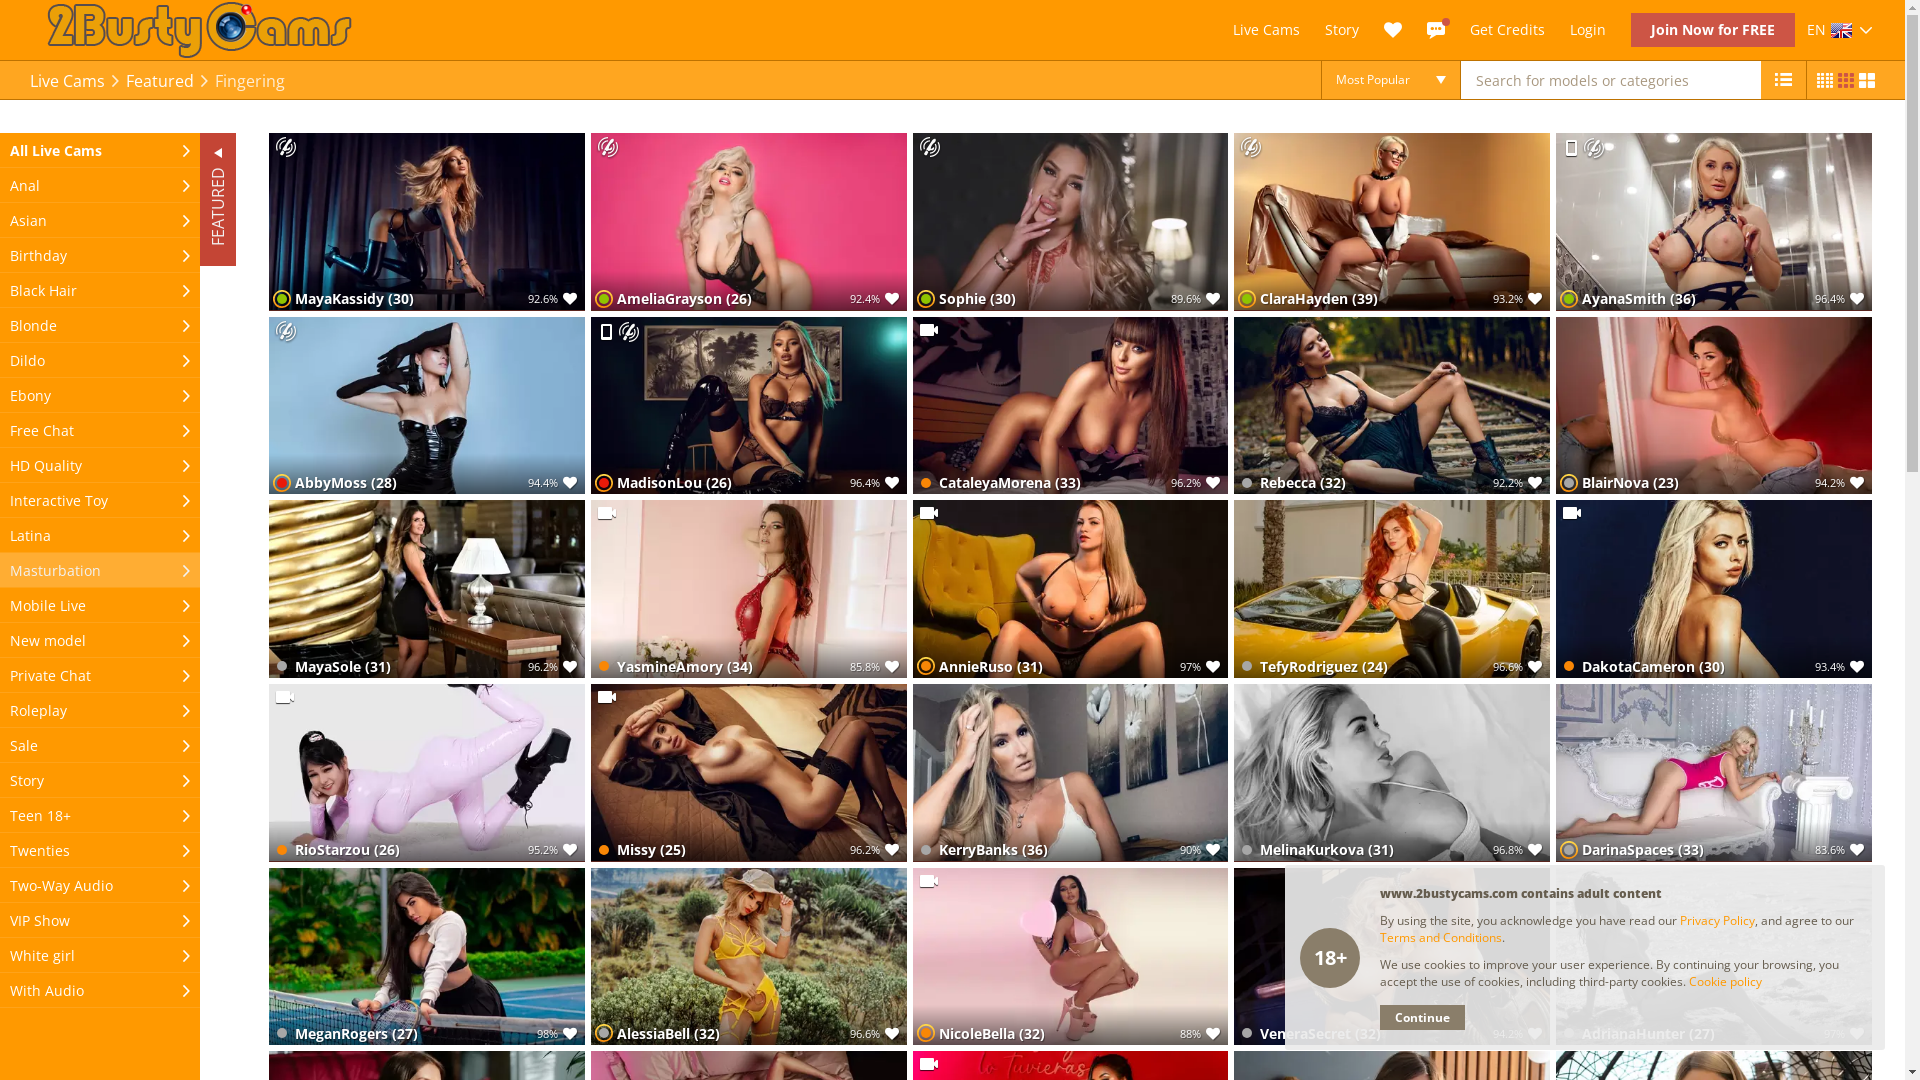 The height and width of the screenshot is (1080, 1920). I want to click on 'Free Chat', so click(99, 429).